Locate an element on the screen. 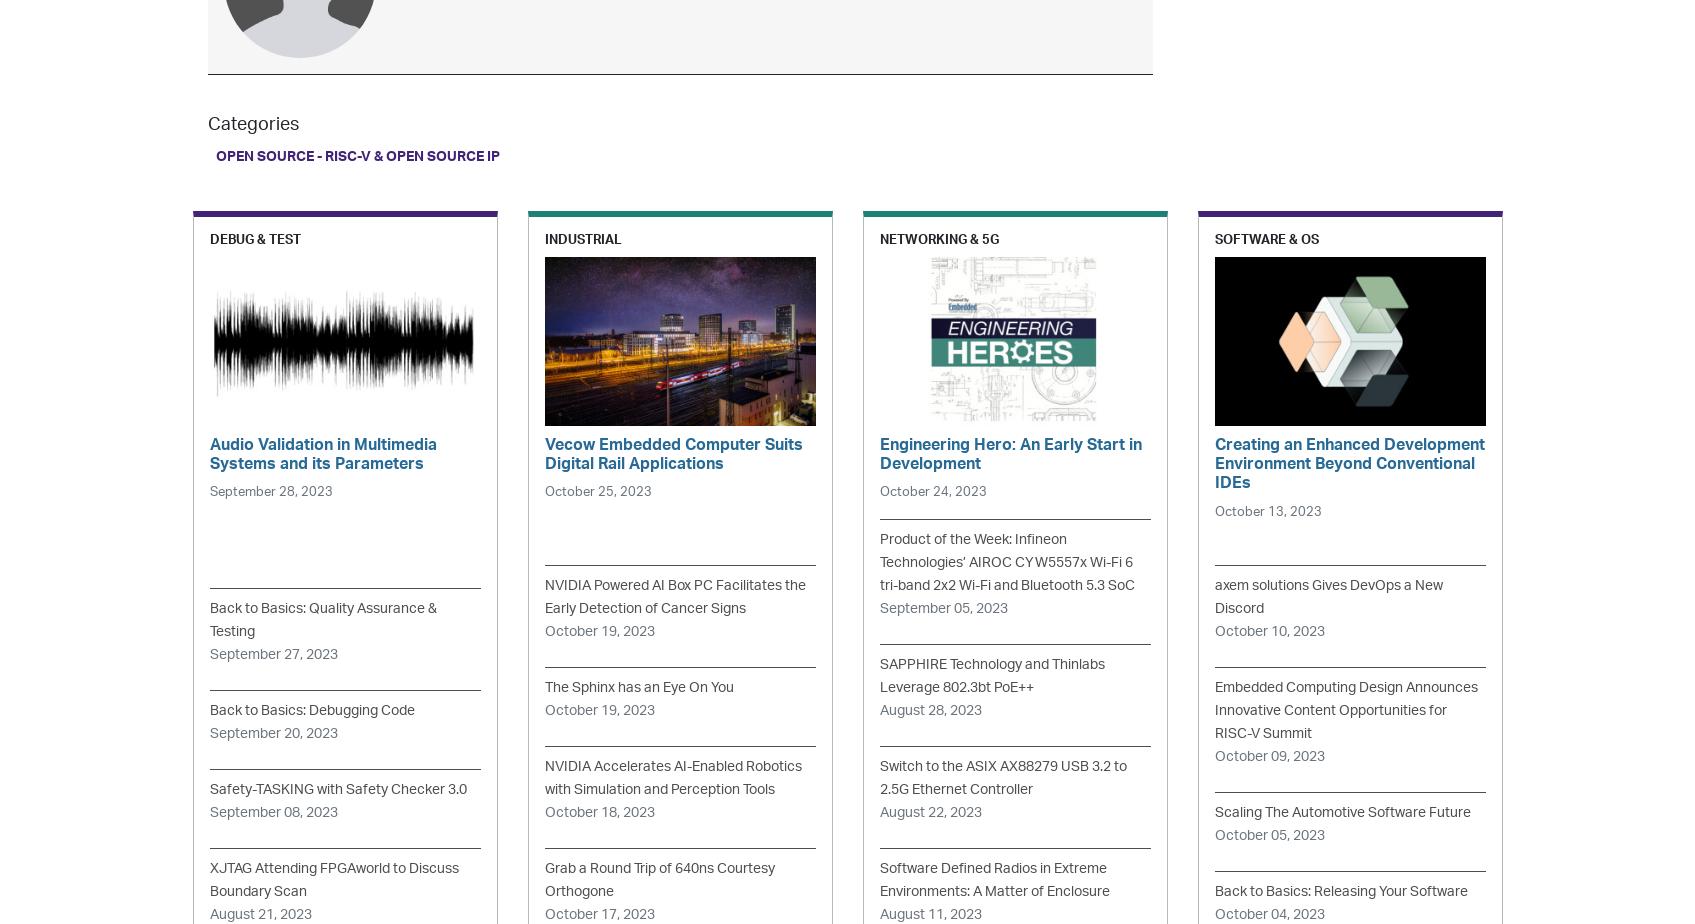 This screenshot has height=924, width=1695. 'October 10, 2023' is located at coordinates (1268, 631).